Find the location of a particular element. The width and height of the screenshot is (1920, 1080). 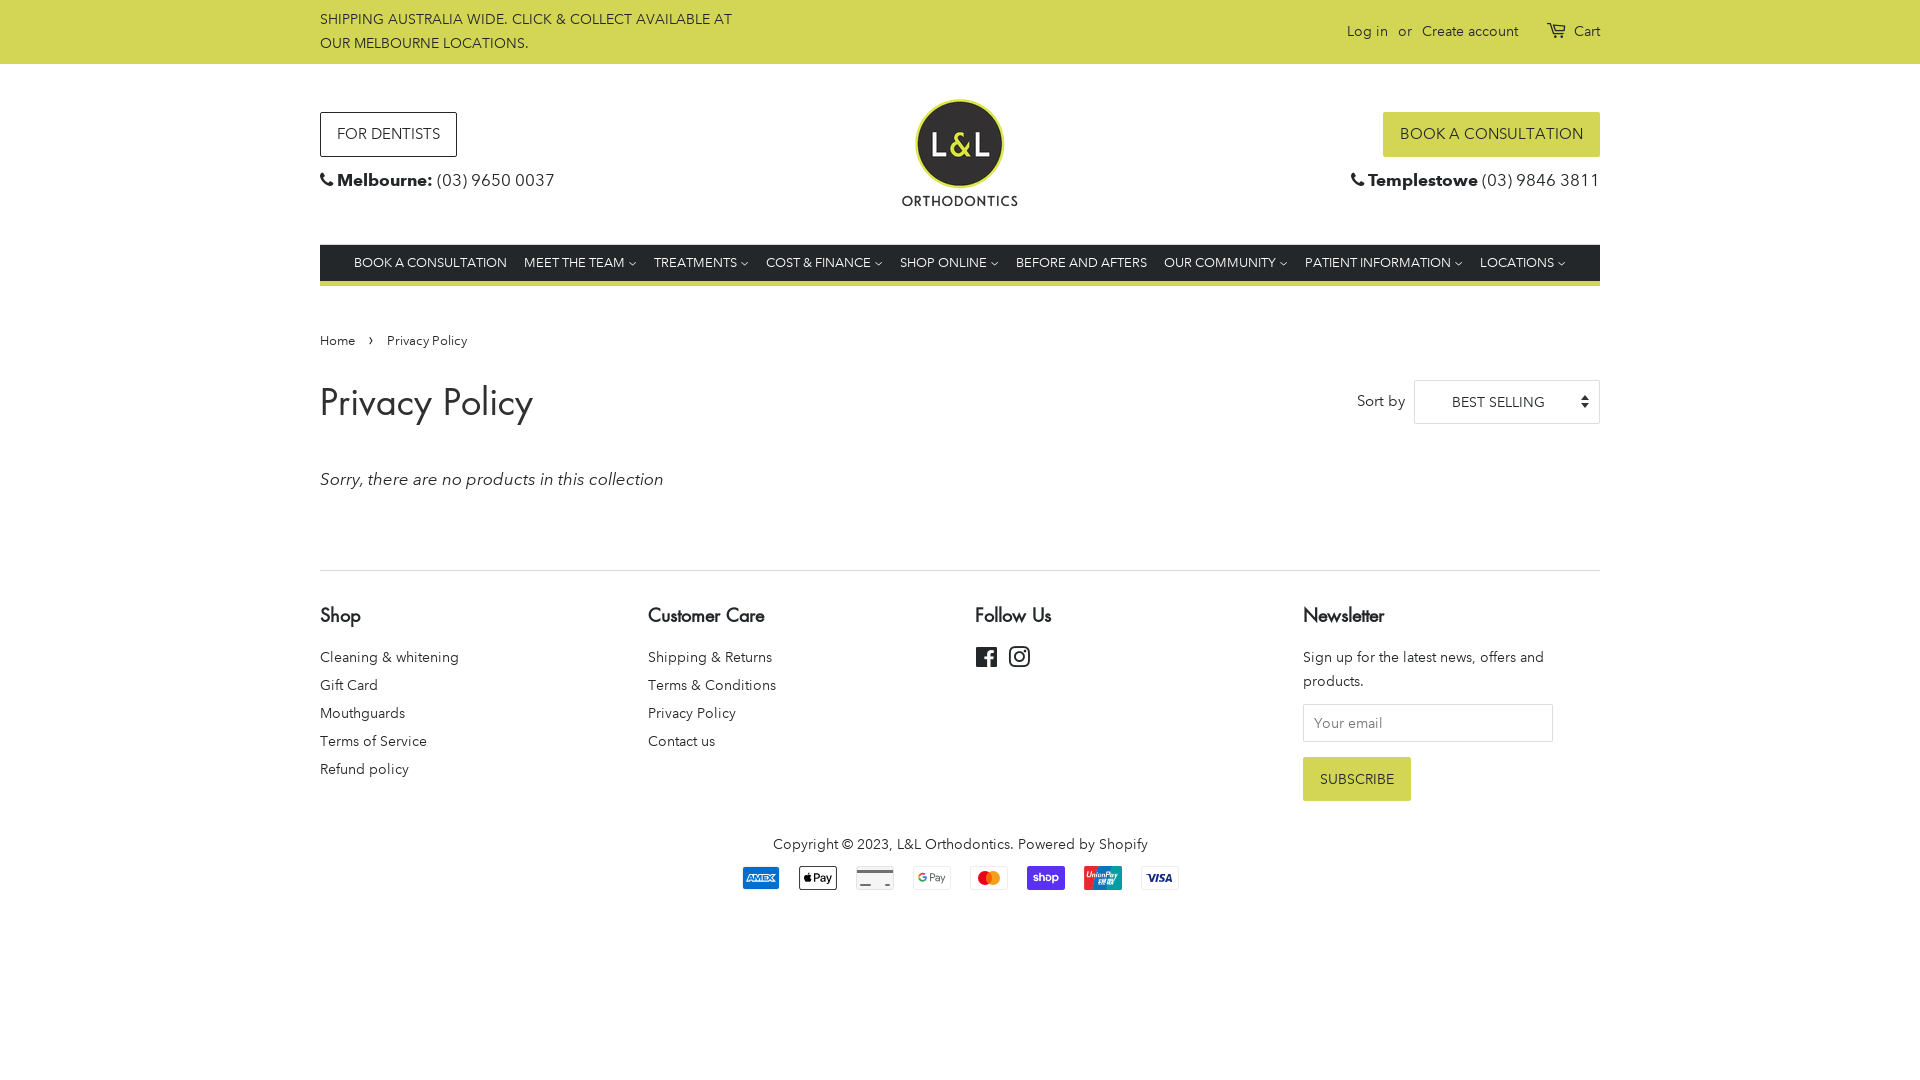

'SHOP ONLINE' is located at coordinates (948, 262).